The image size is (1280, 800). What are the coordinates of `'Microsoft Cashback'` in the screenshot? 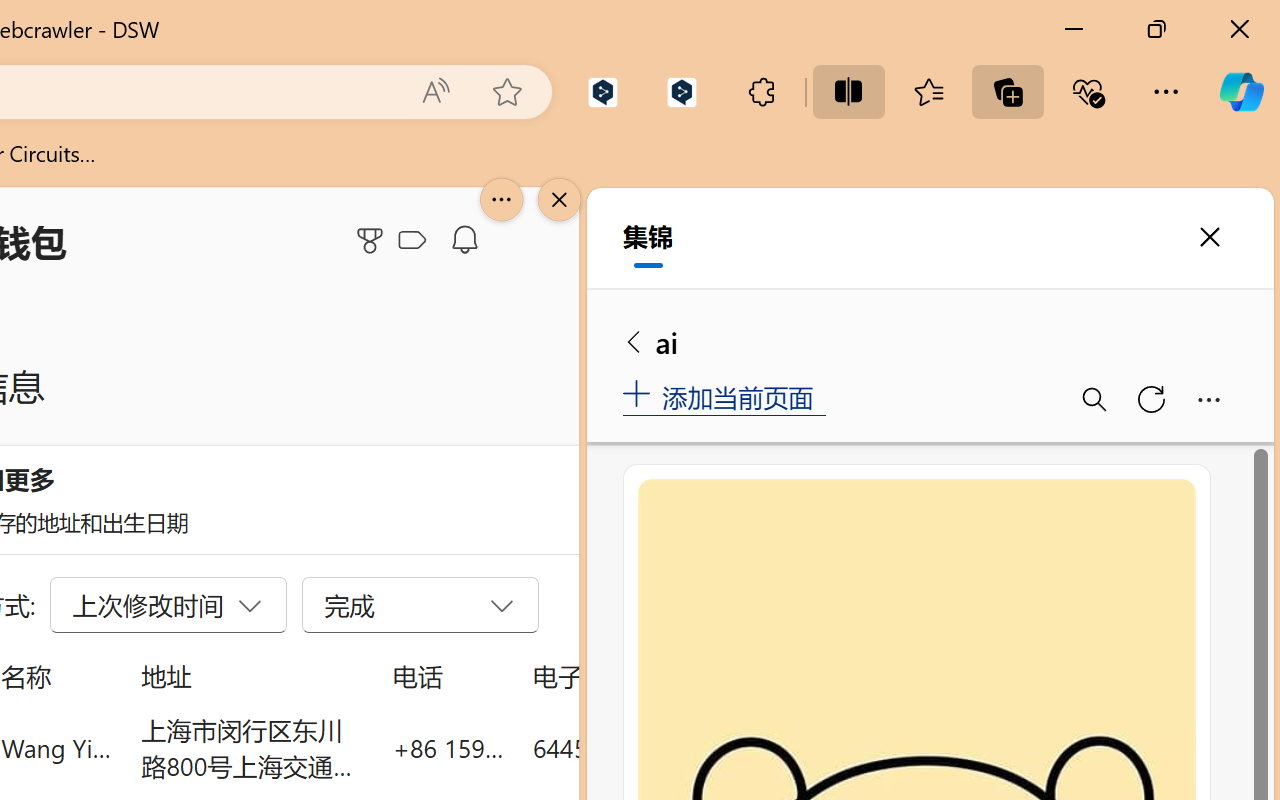 It's located at (415, 240).